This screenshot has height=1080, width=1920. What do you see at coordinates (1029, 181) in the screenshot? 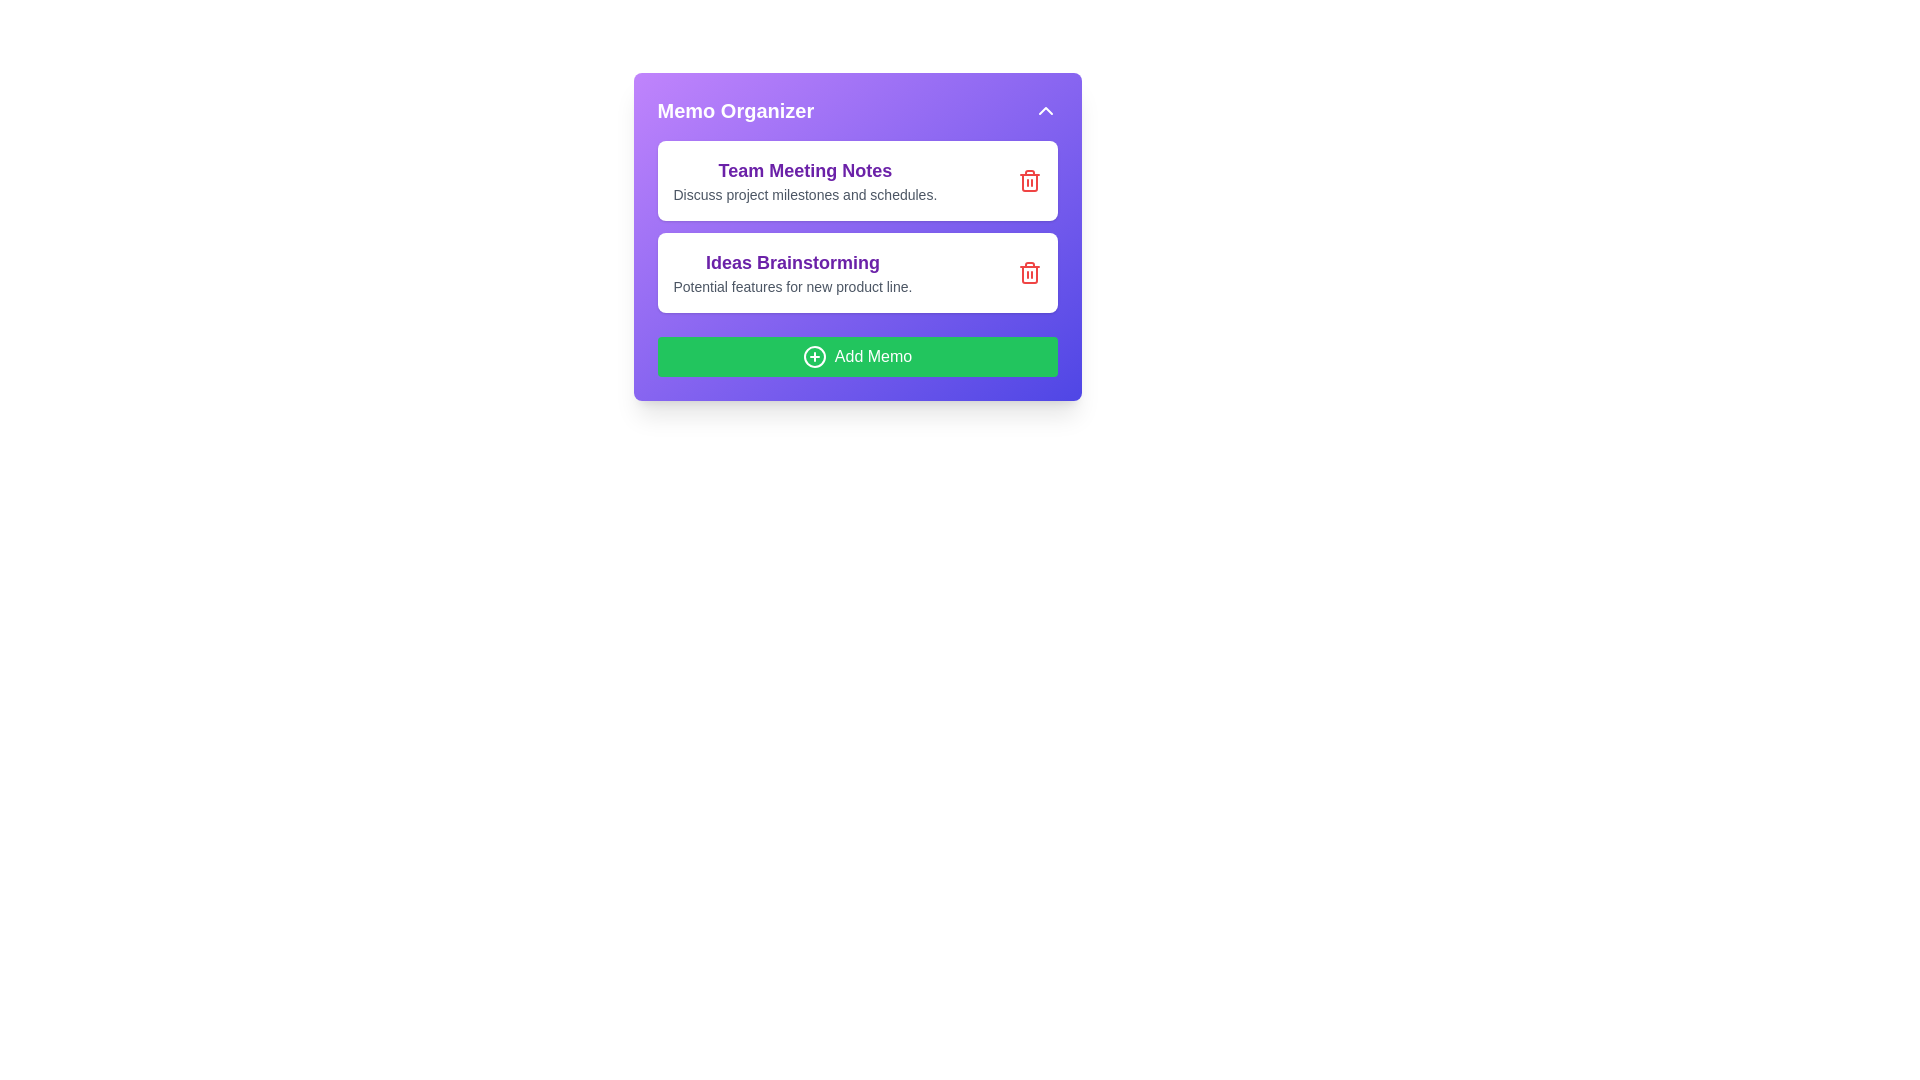
I see `delete button for the memo titled 'Team Meeting Notes'` at bounding box center [1029, 181].